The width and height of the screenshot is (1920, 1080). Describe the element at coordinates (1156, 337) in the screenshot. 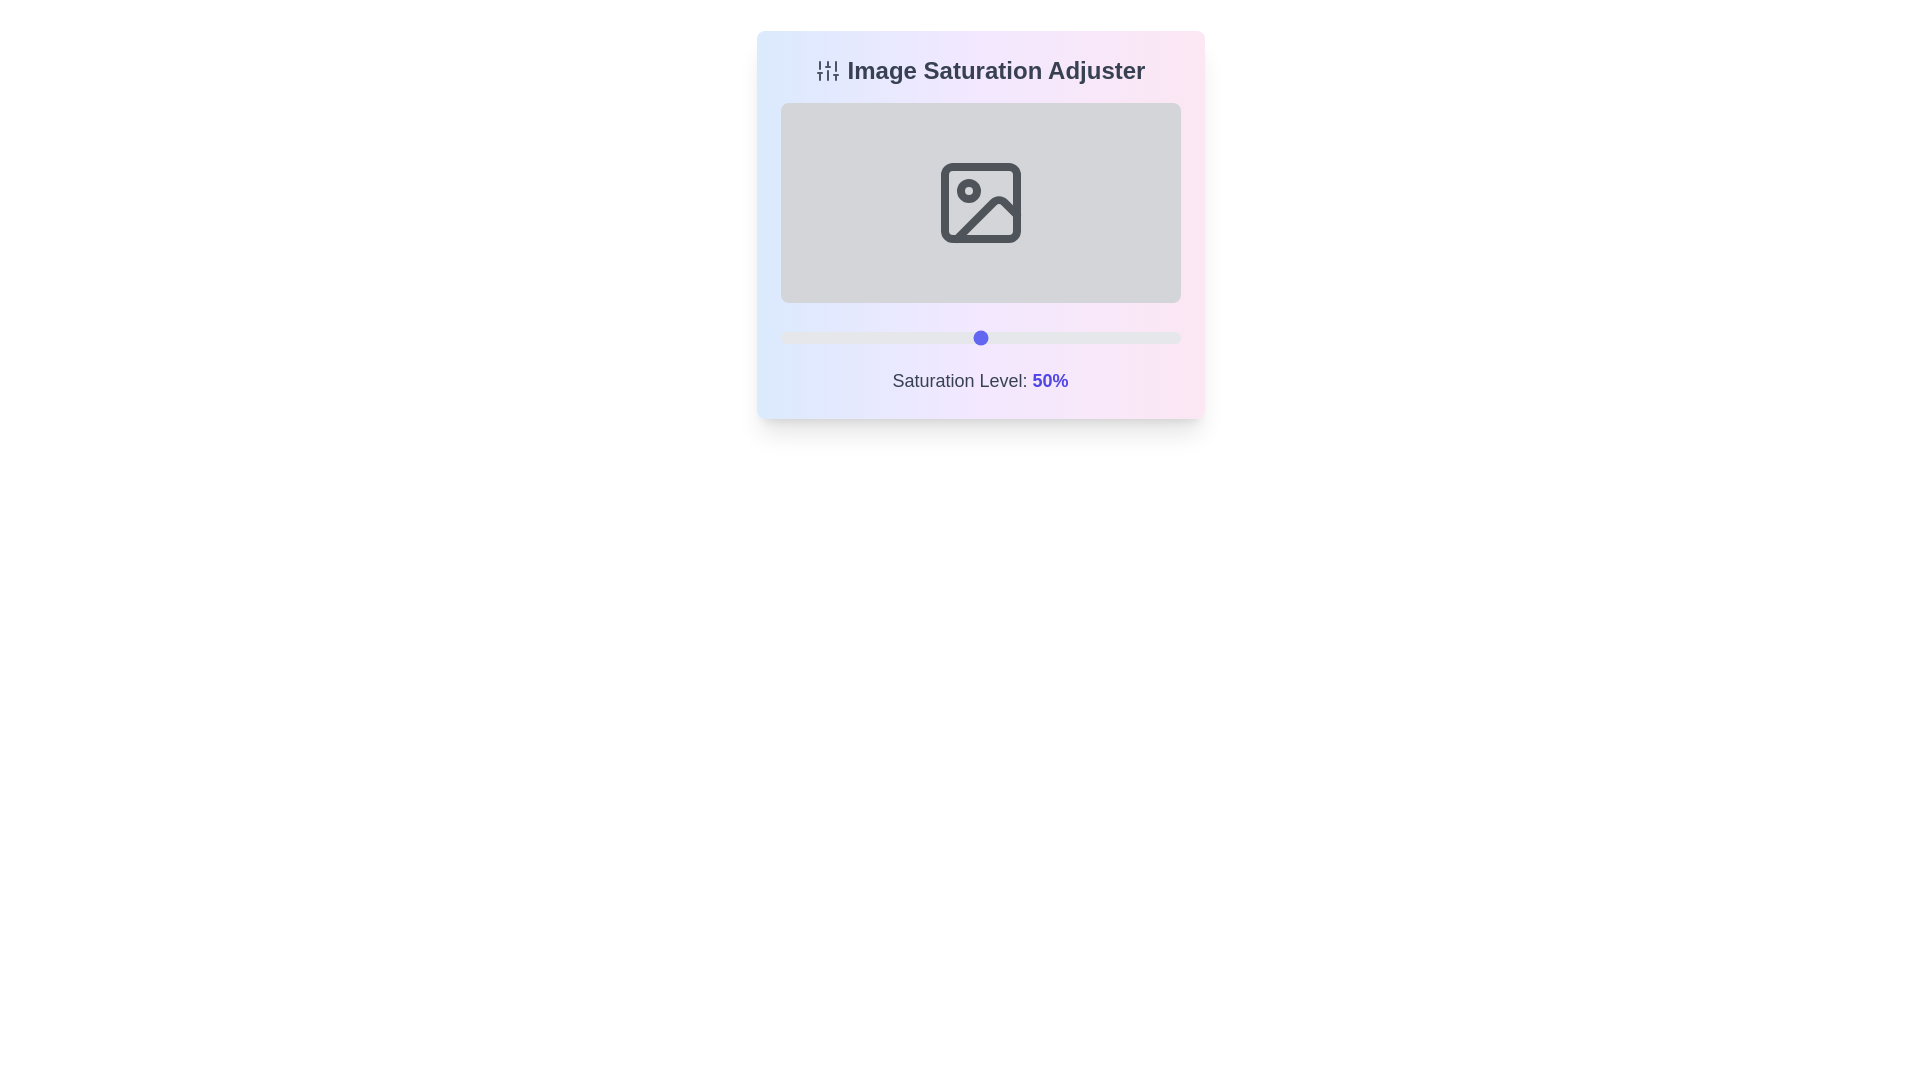

I see `the saturation slider to set the saturation level to 94` at that location.